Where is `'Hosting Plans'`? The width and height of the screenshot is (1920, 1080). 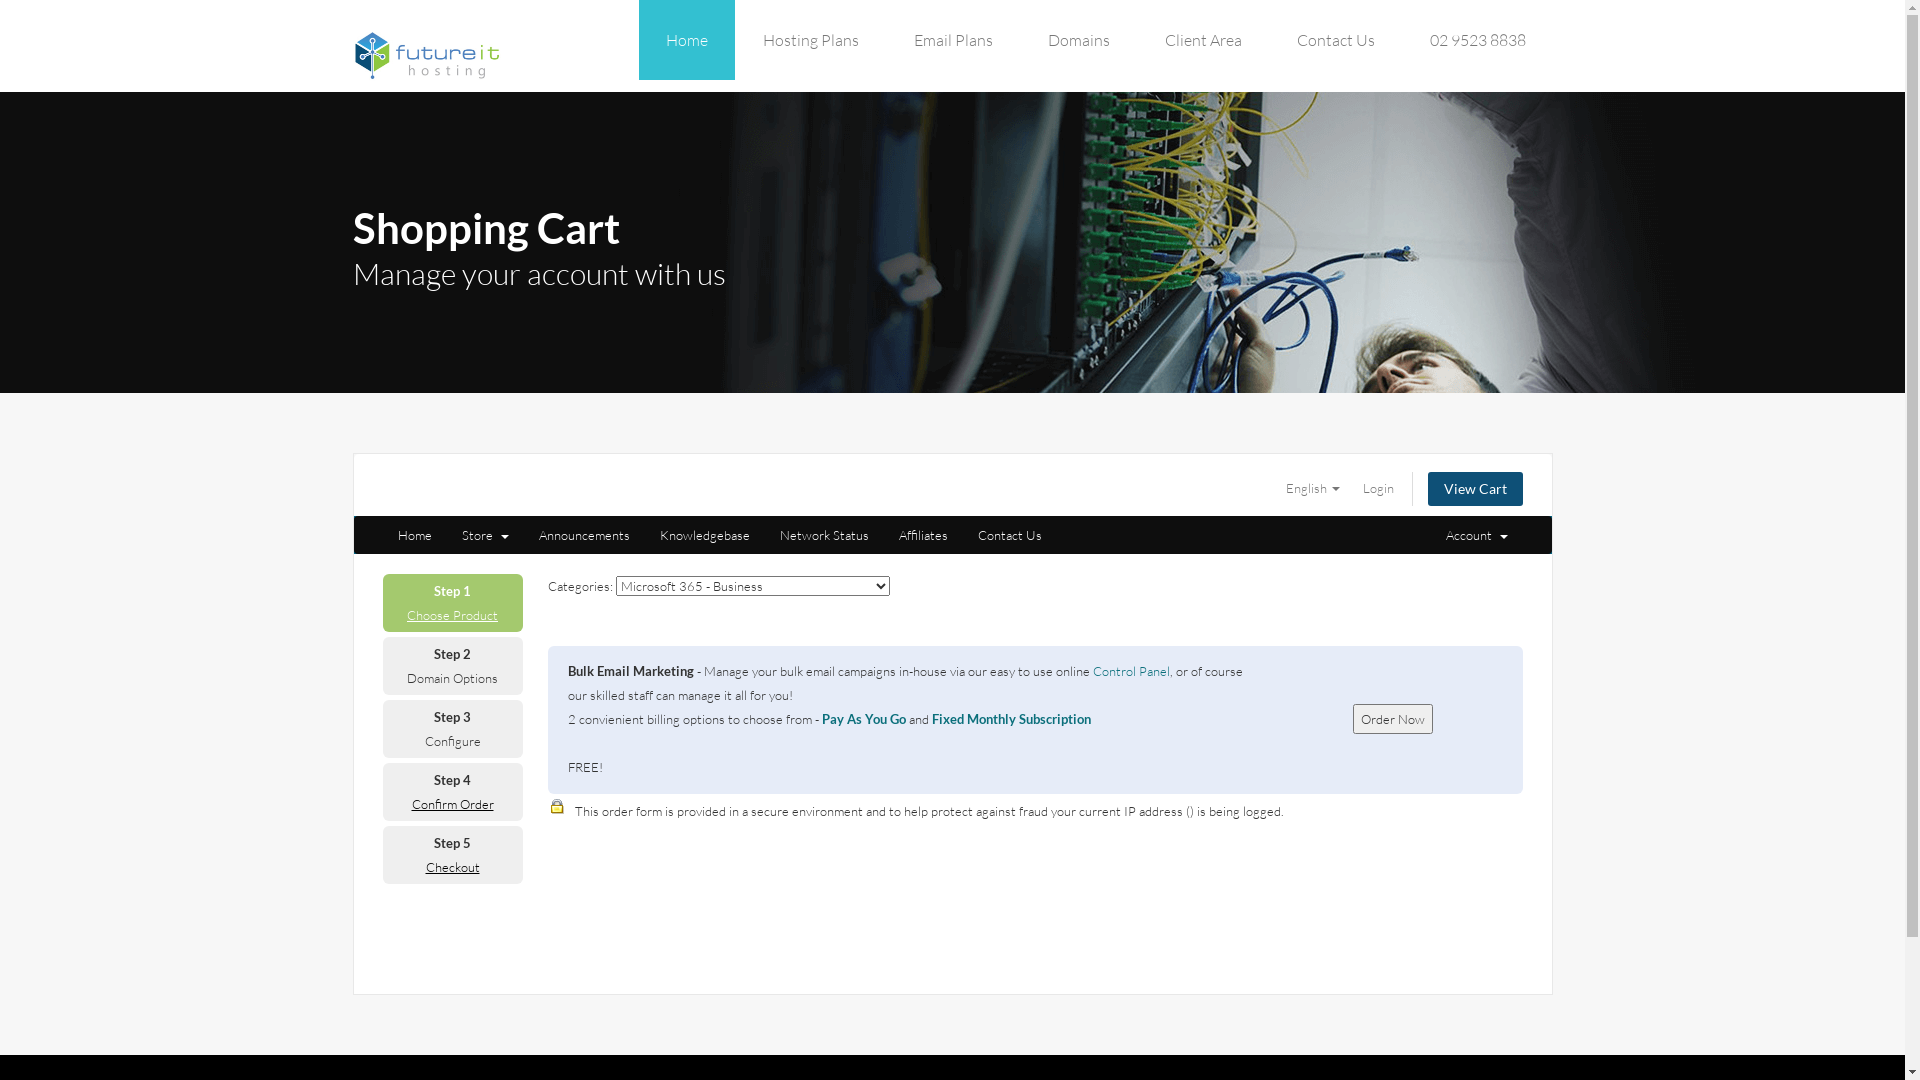 'Hosting Plans' is located at coordinates (811, 39).